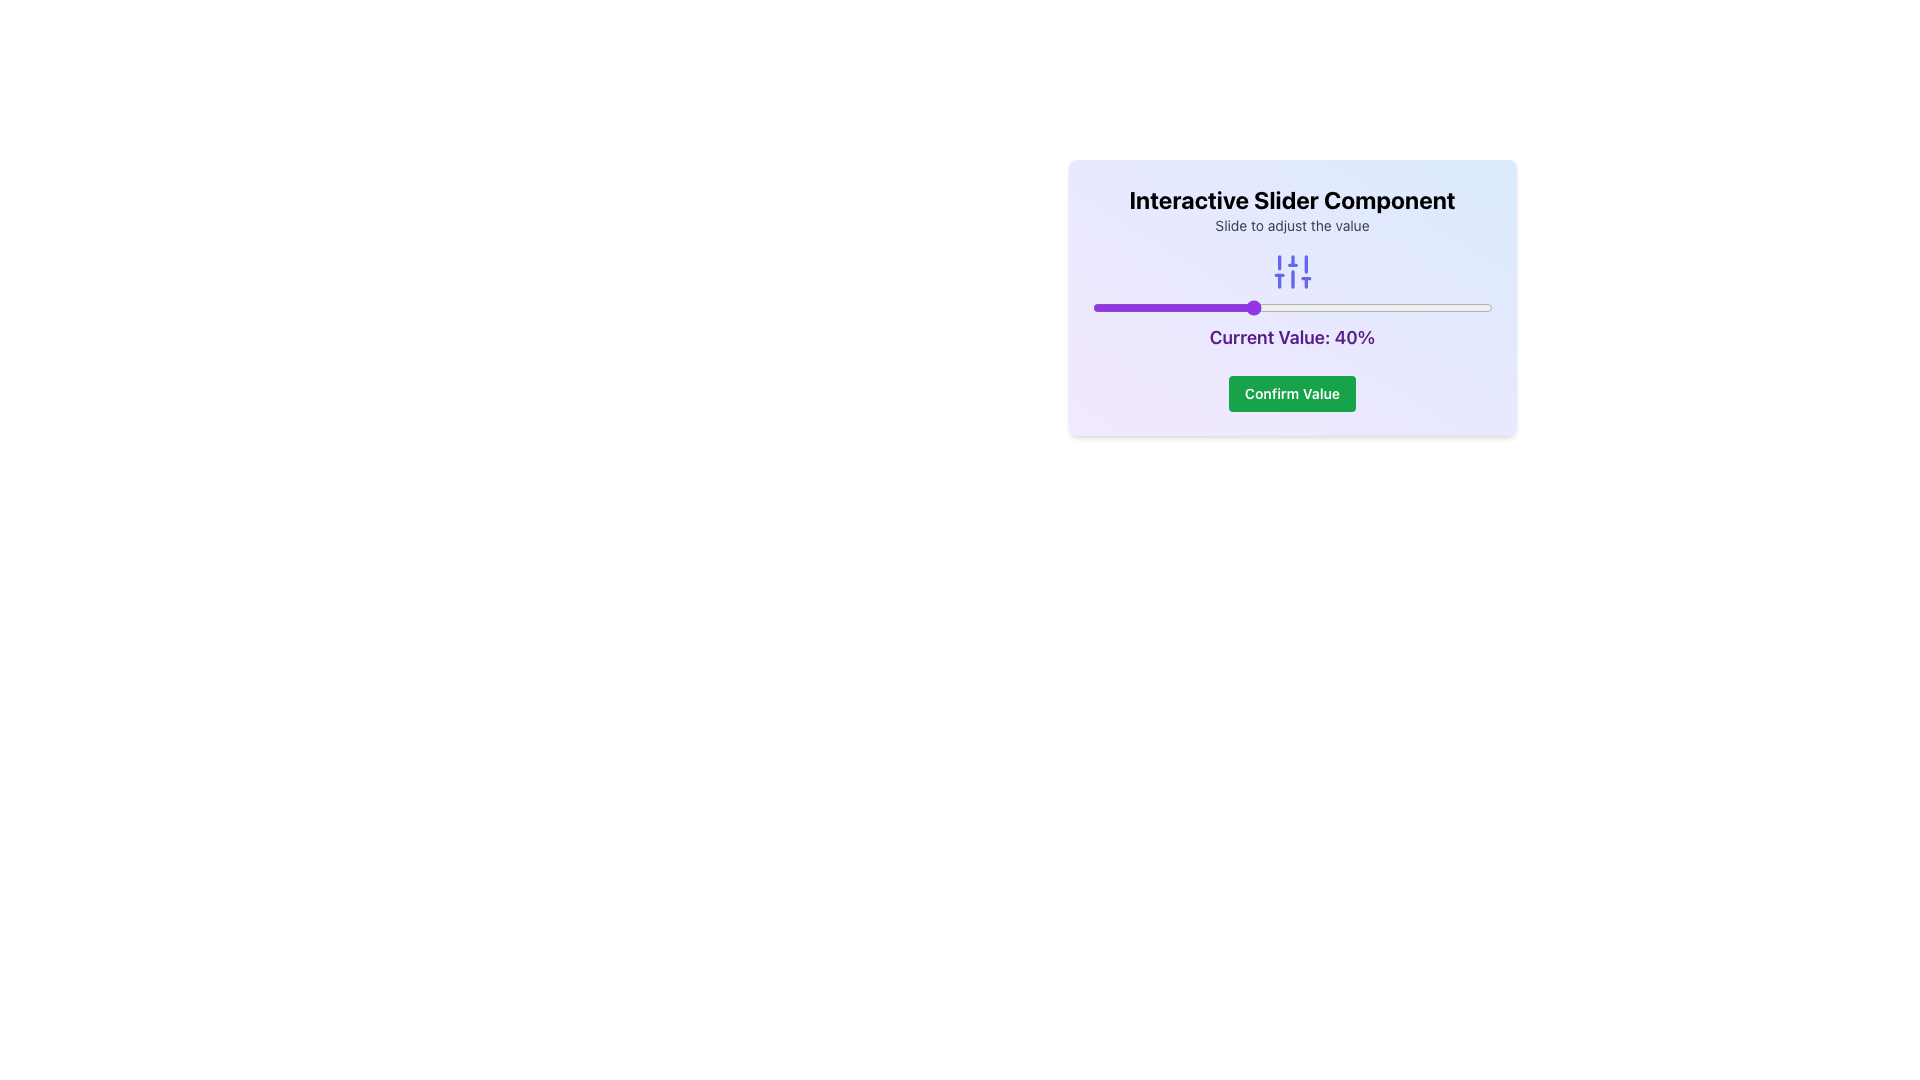  What do you see at coordinates (1300, 308) in the screenshot?
I see `the slider value` at bounding box center [1300, 308].